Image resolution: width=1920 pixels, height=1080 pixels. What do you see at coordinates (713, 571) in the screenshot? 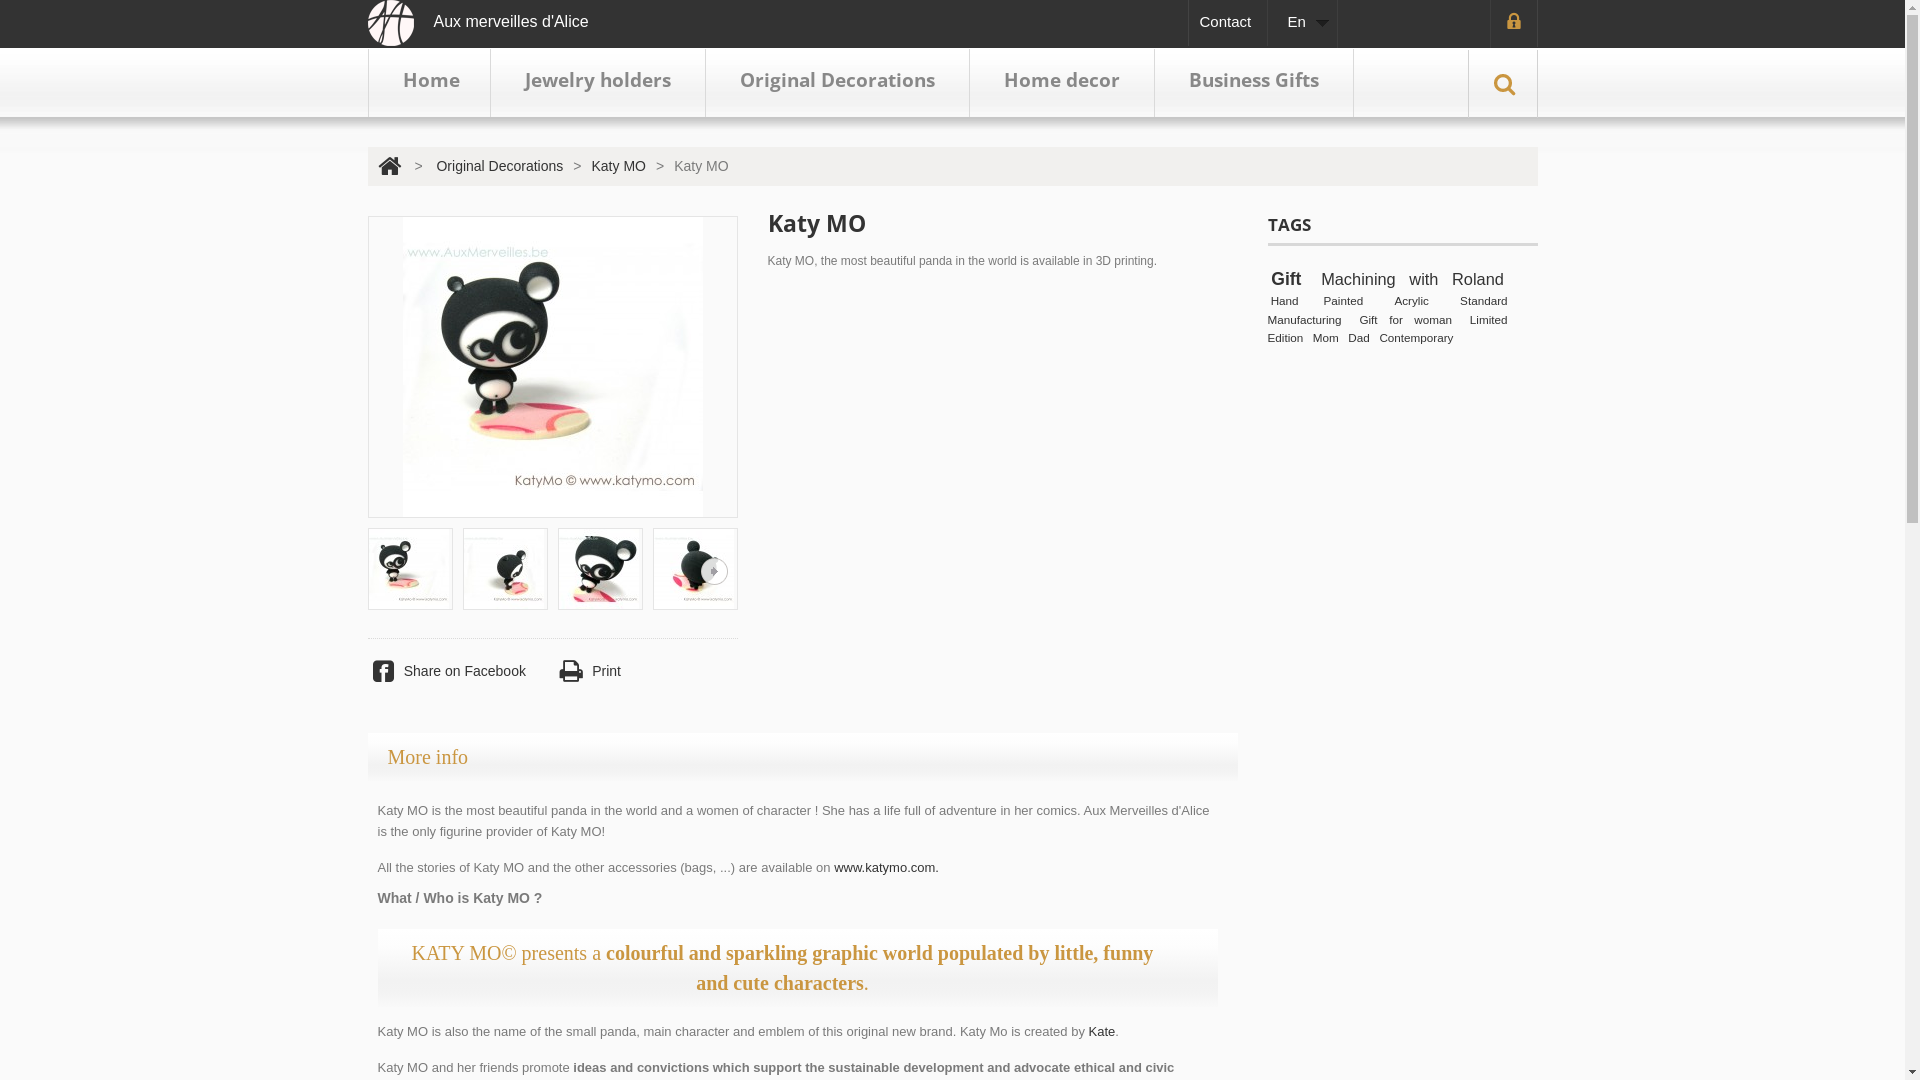
I see `'Next'` at bounding box center [713, 571].